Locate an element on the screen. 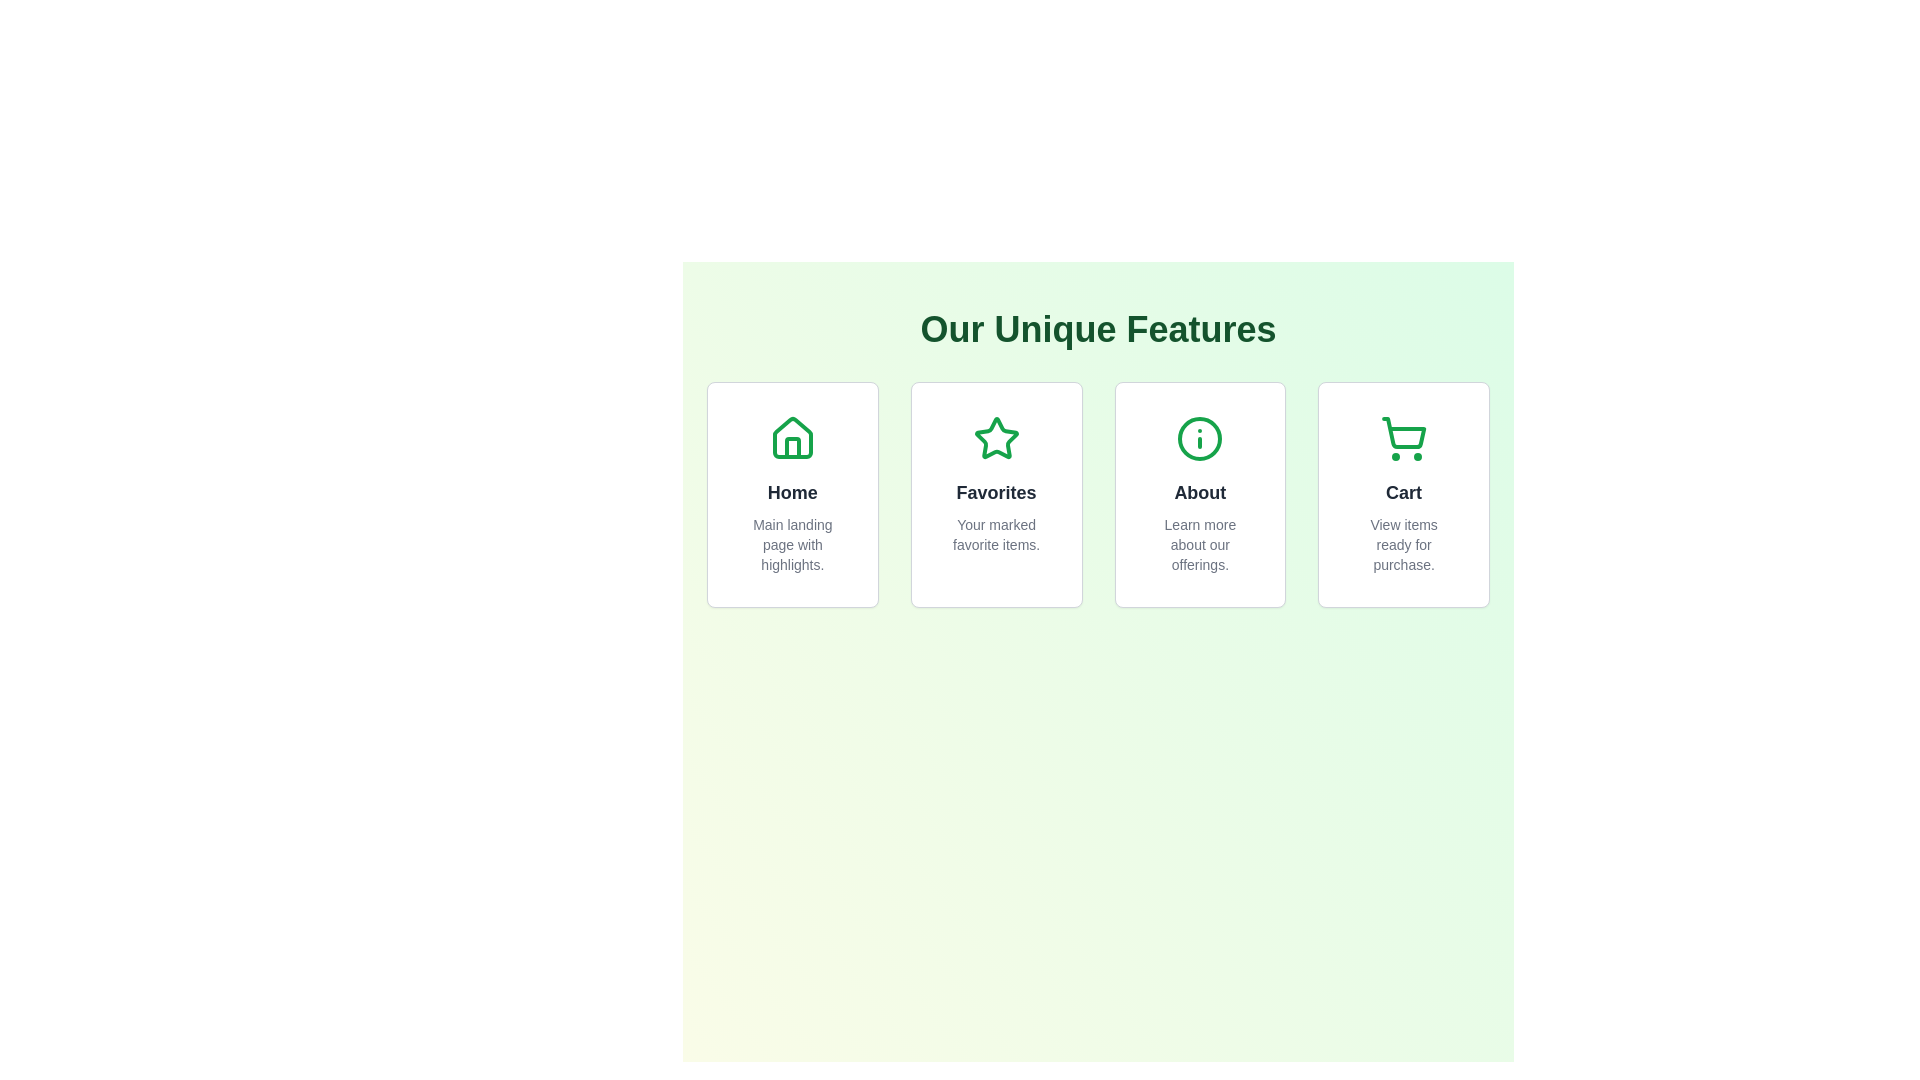 Image resolution: width=1920 pixels, height=1080 pixels. the static text label that serves as a heading for the 'Favorites' section, located centrally within the card layout is located at coordinates (996, 493).